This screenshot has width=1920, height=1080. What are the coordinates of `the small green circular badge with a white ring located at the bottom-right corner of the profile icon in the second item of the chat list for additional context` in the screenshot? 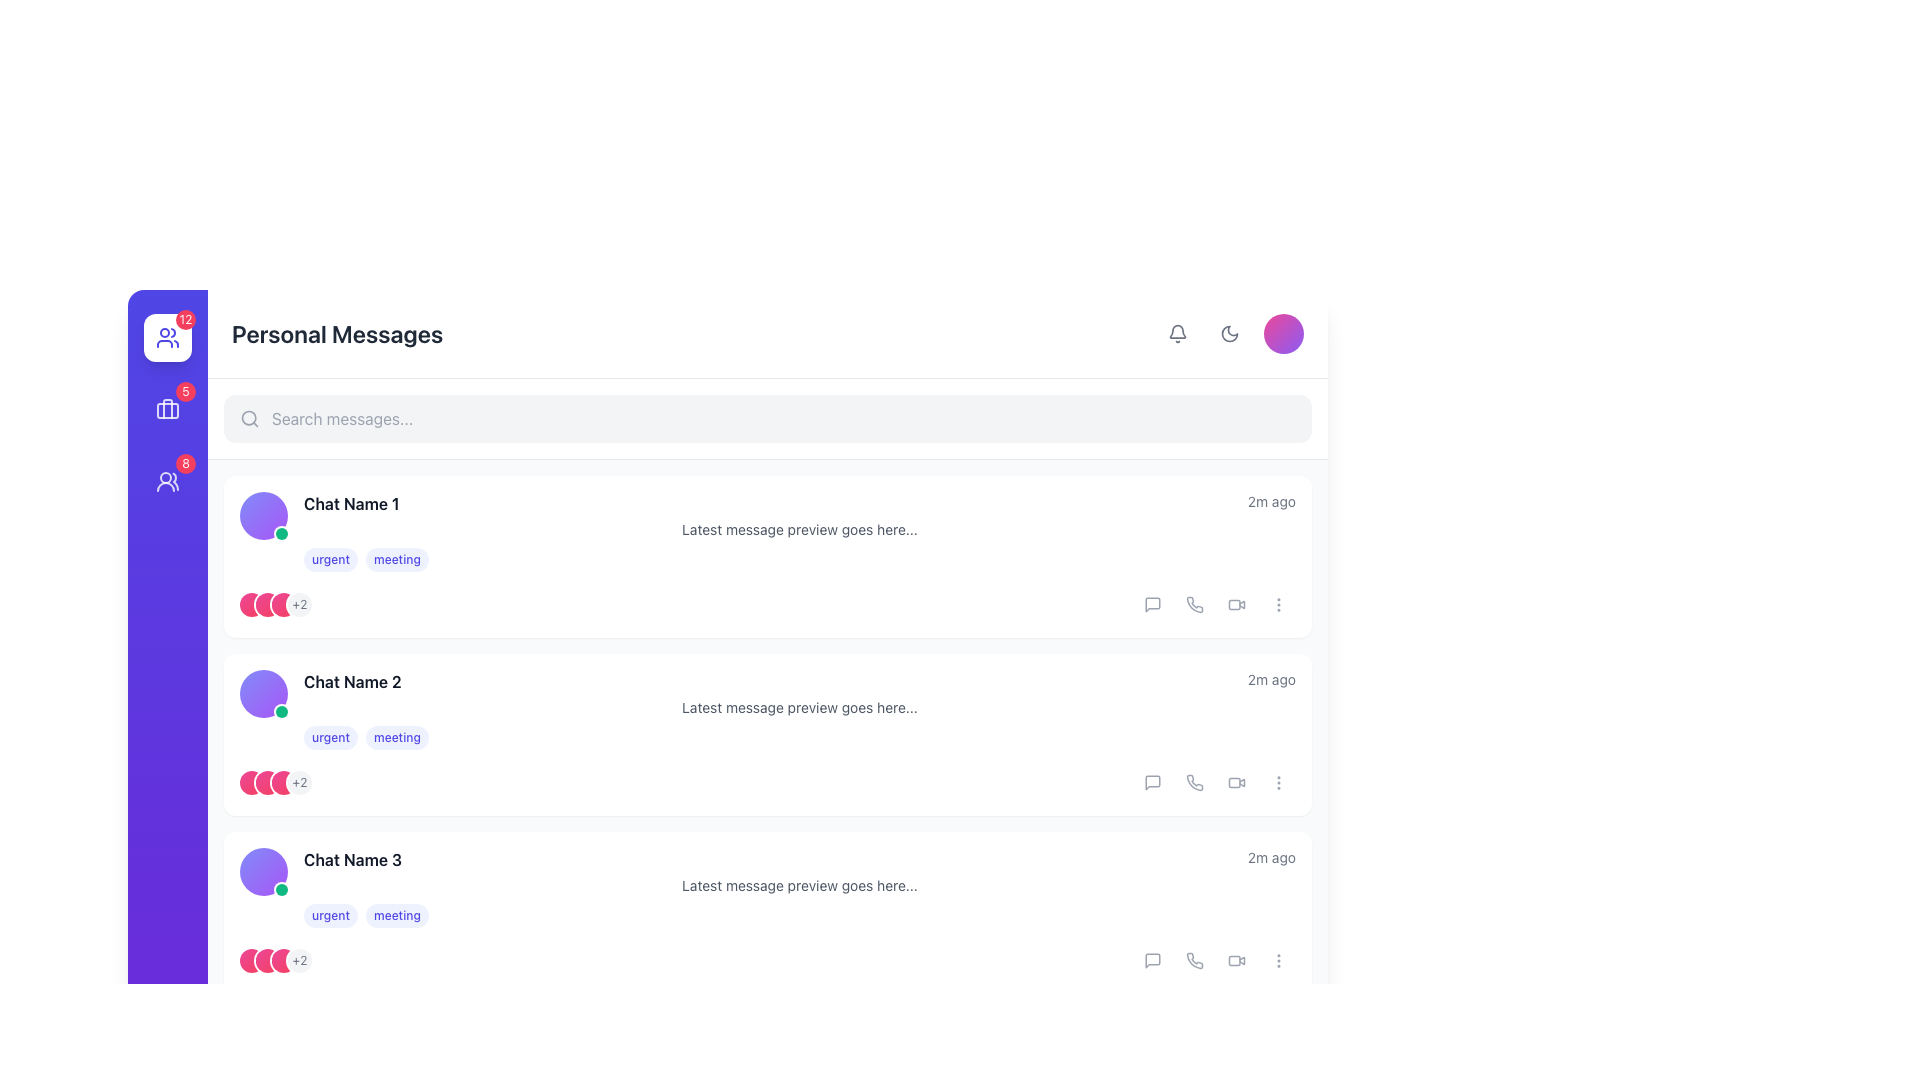 It's located at (281, 711).